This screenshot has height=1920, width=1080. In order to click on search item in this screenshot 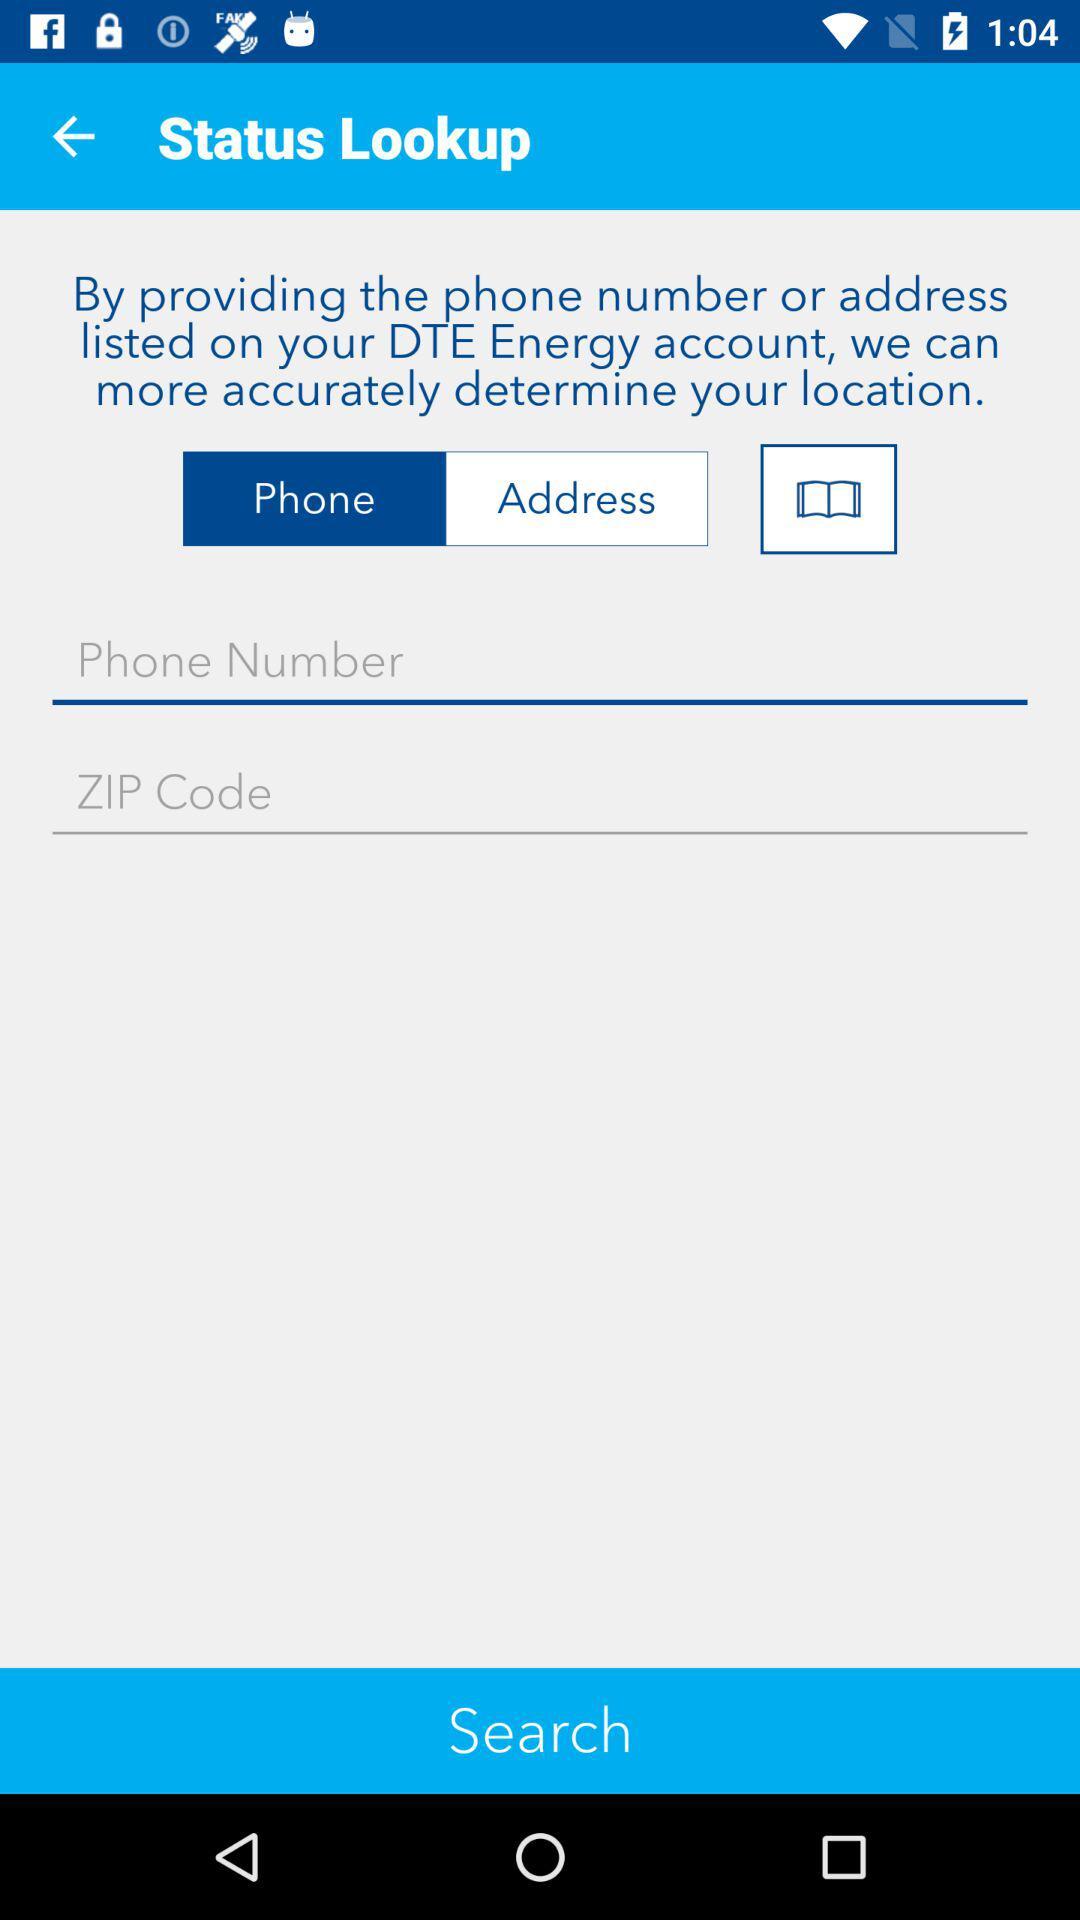, I will do `click(540, 1730)`.